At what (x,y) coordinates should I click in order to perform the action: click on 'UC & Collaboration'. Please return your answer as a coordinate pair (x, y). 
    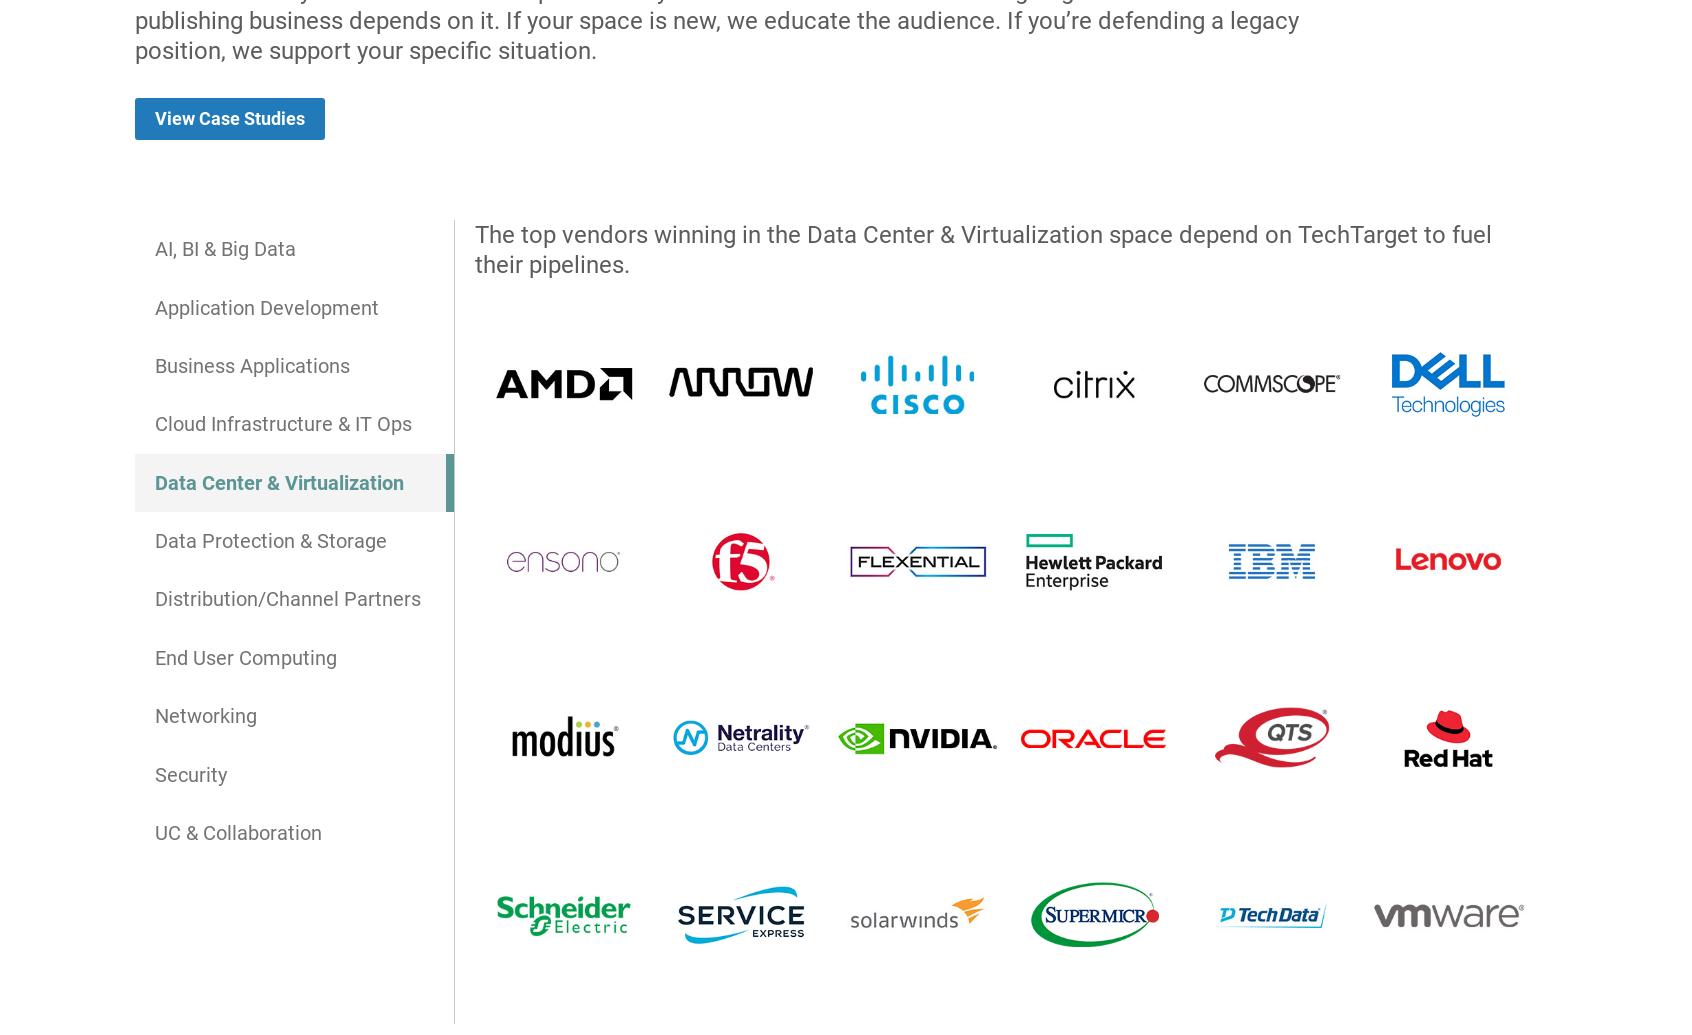
    Looking at the image, I should click on (152, 831).